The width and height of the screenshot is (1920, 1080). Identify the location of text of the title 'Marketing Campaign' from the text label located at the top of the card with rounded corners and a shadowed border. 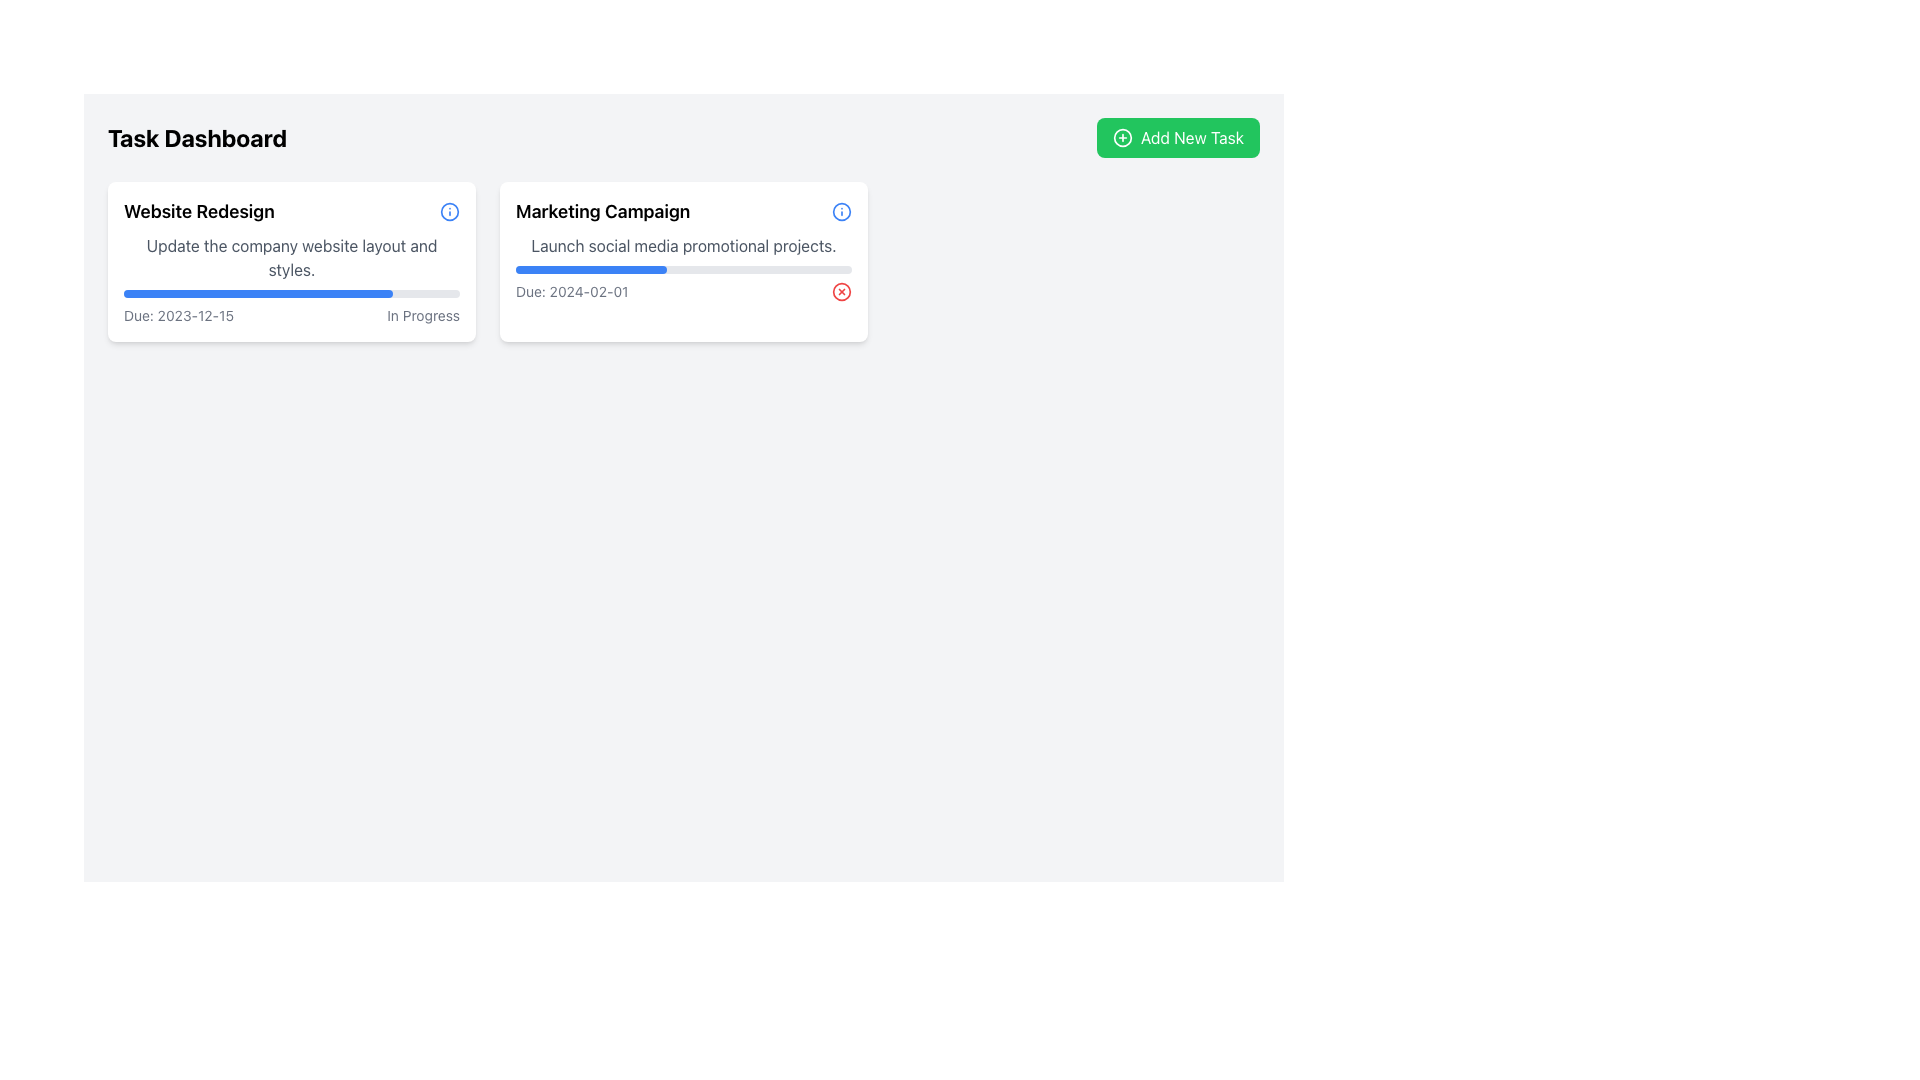
(684, 212).